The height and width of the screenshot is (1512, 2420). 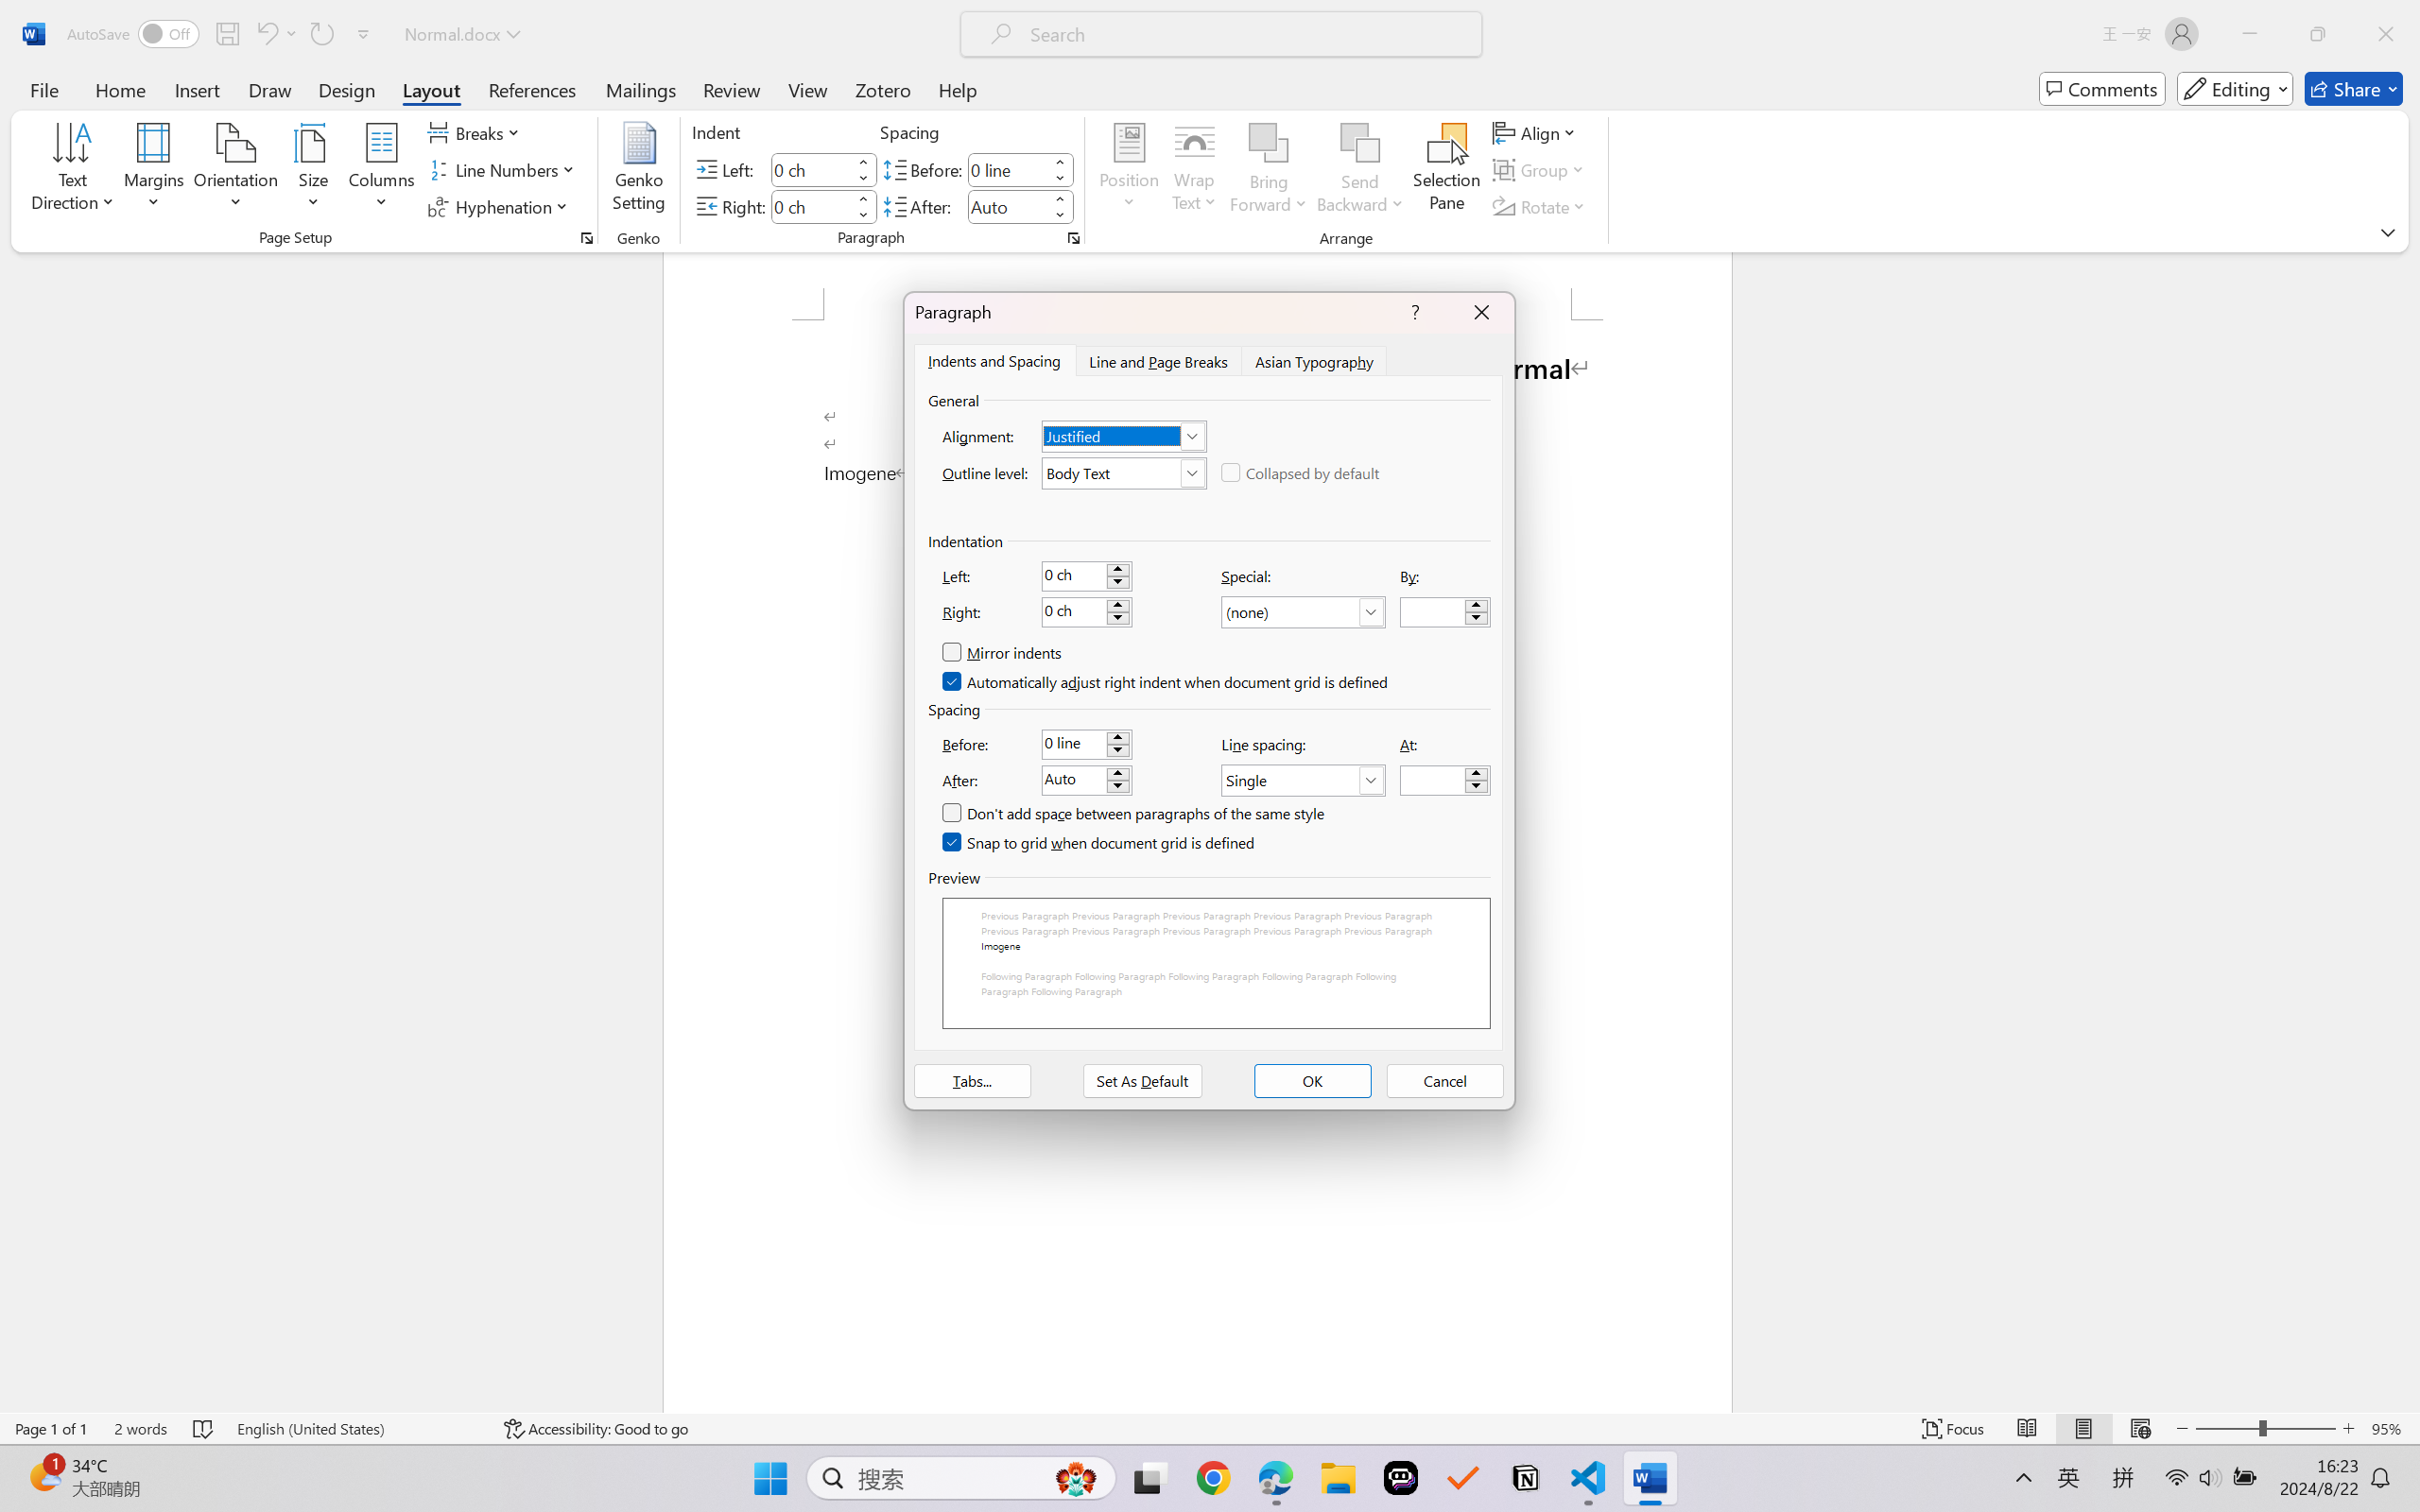 What do you see at coordinates (994, 359) in the screenshot?
I see `'Indents and Spacing'` at bounding box center [994, 359].